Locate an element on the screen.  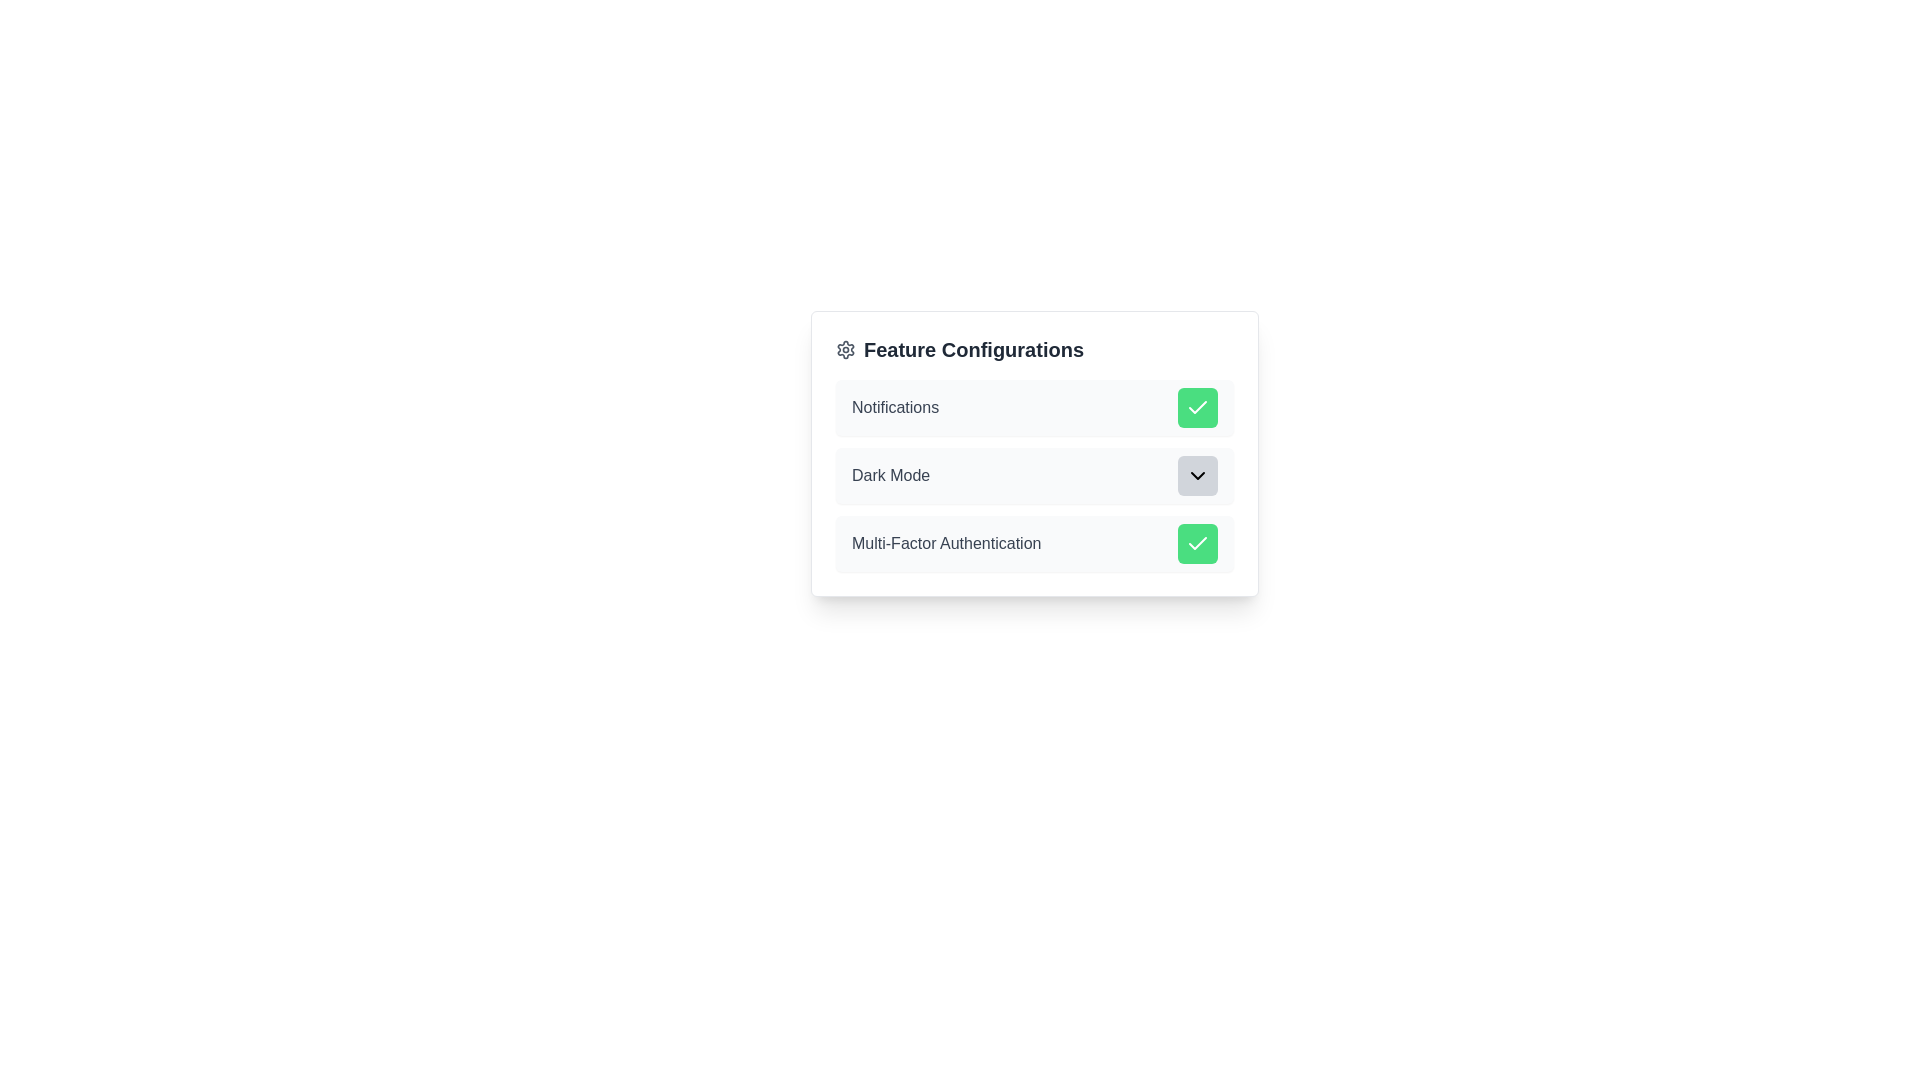
the enabled status of the Multi-Factor Authentication feature by interacting with the checkmark indicator located in the bottom-right section of the corresponding option row is located at coordinates (1198, 543).